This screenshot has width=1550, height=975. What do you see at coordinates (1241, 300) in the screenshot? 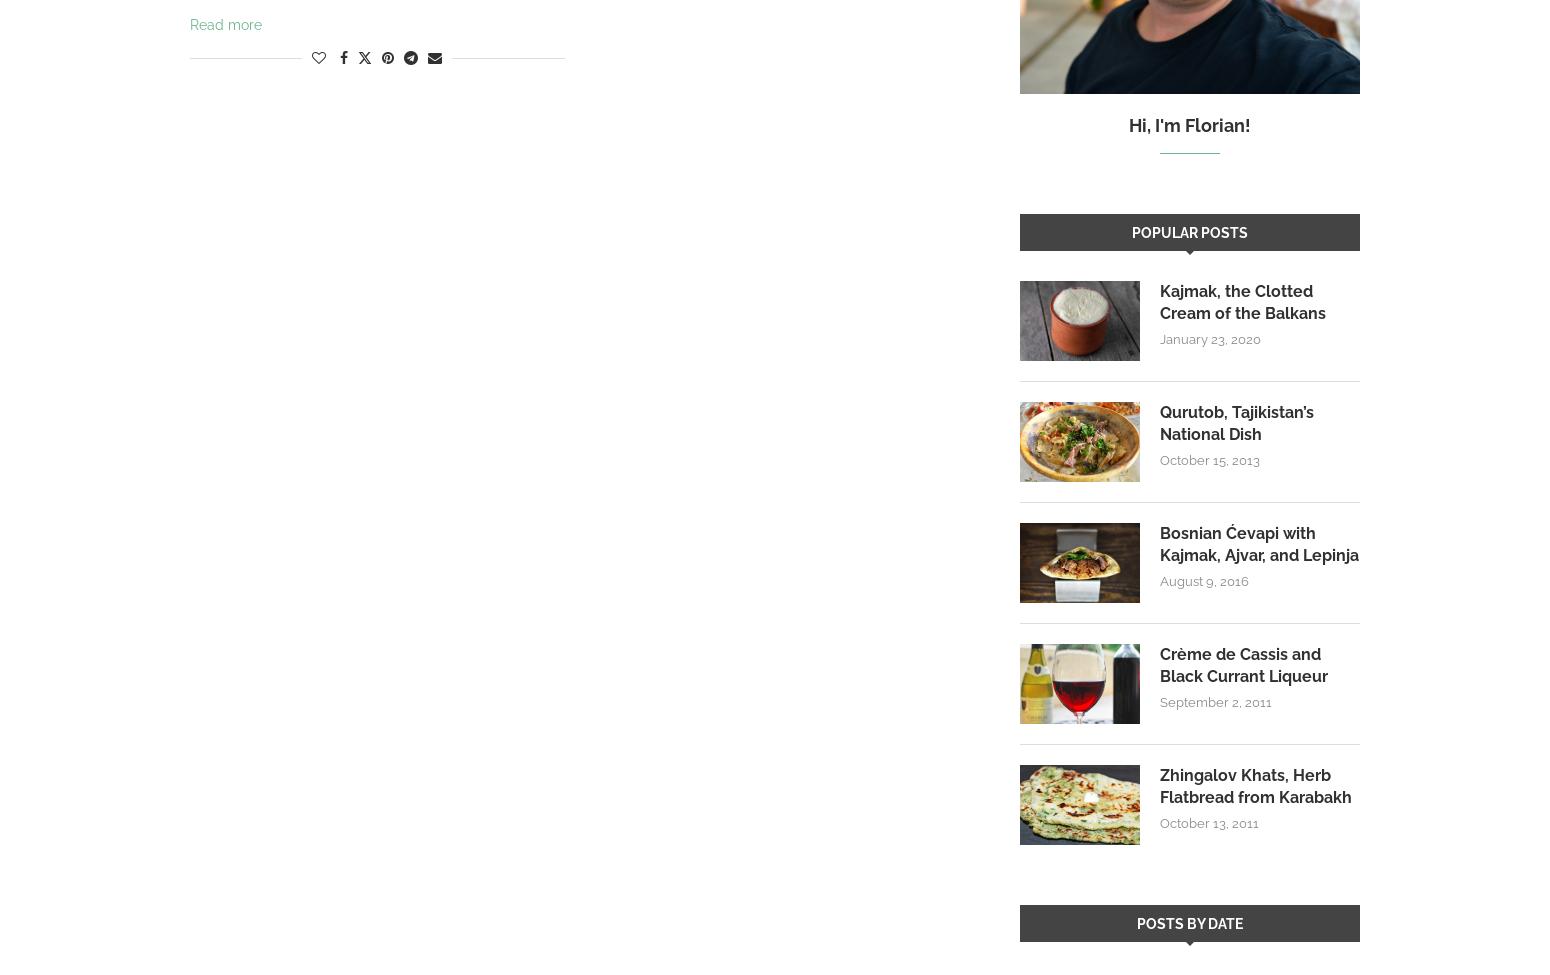
I see `'Kajmak, the Clotted Cream of the Balkans'` at bounding box center [1241, 300].